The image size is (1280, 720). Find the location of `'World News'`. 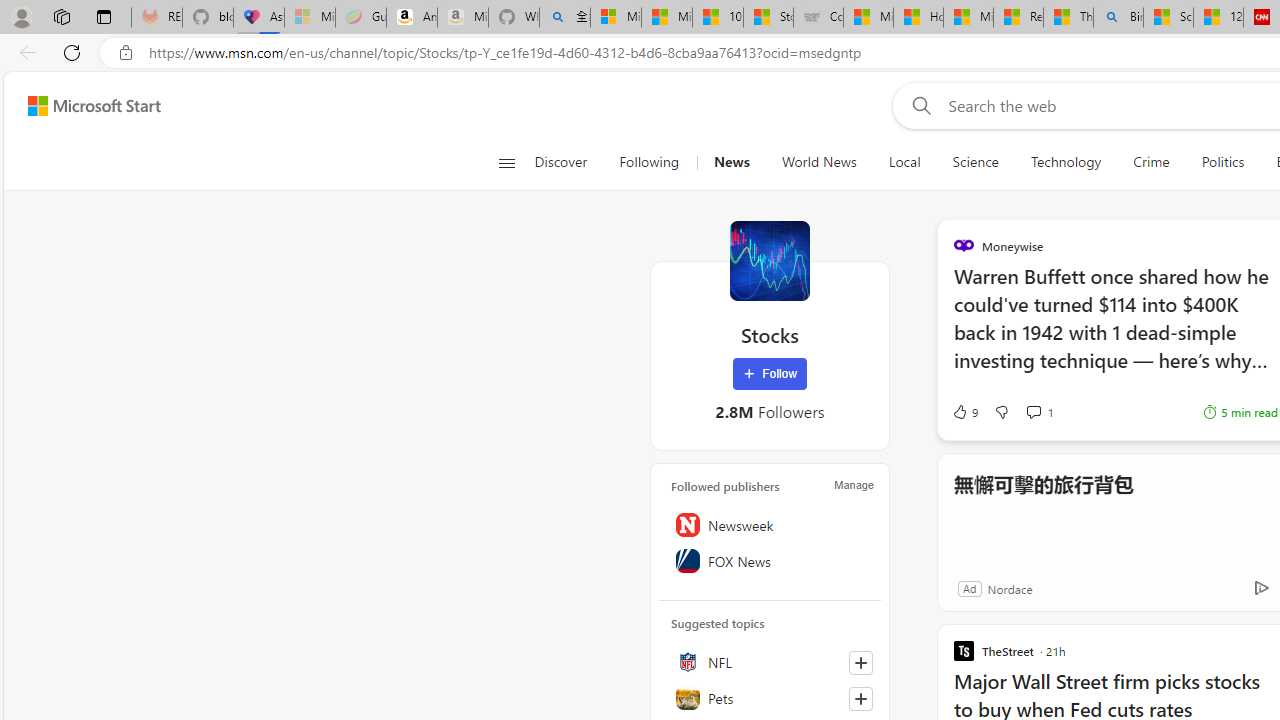

'World News' is located at coordinates (819, 162).